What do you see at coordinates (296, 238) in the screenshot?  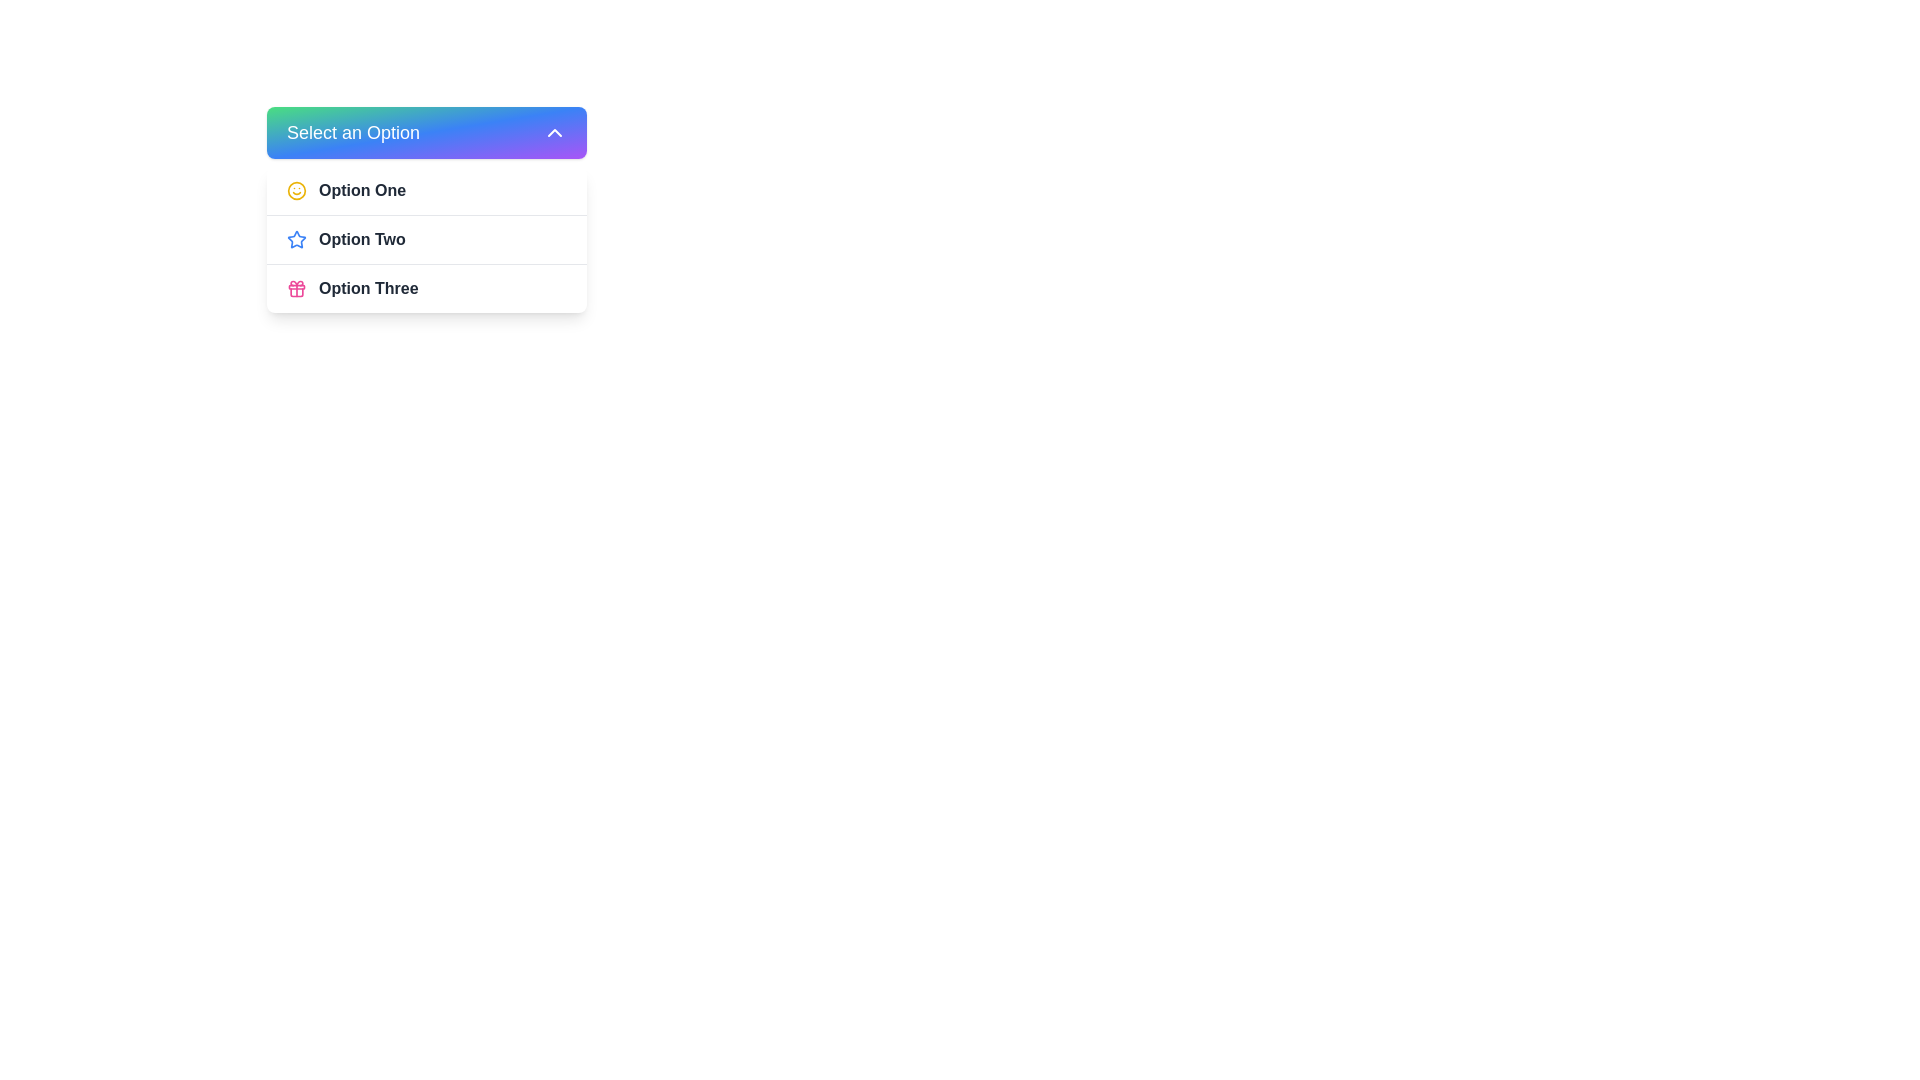 I see `the star icon located to the left of the text label 'Option Two'` at bounding box center [296, 238].